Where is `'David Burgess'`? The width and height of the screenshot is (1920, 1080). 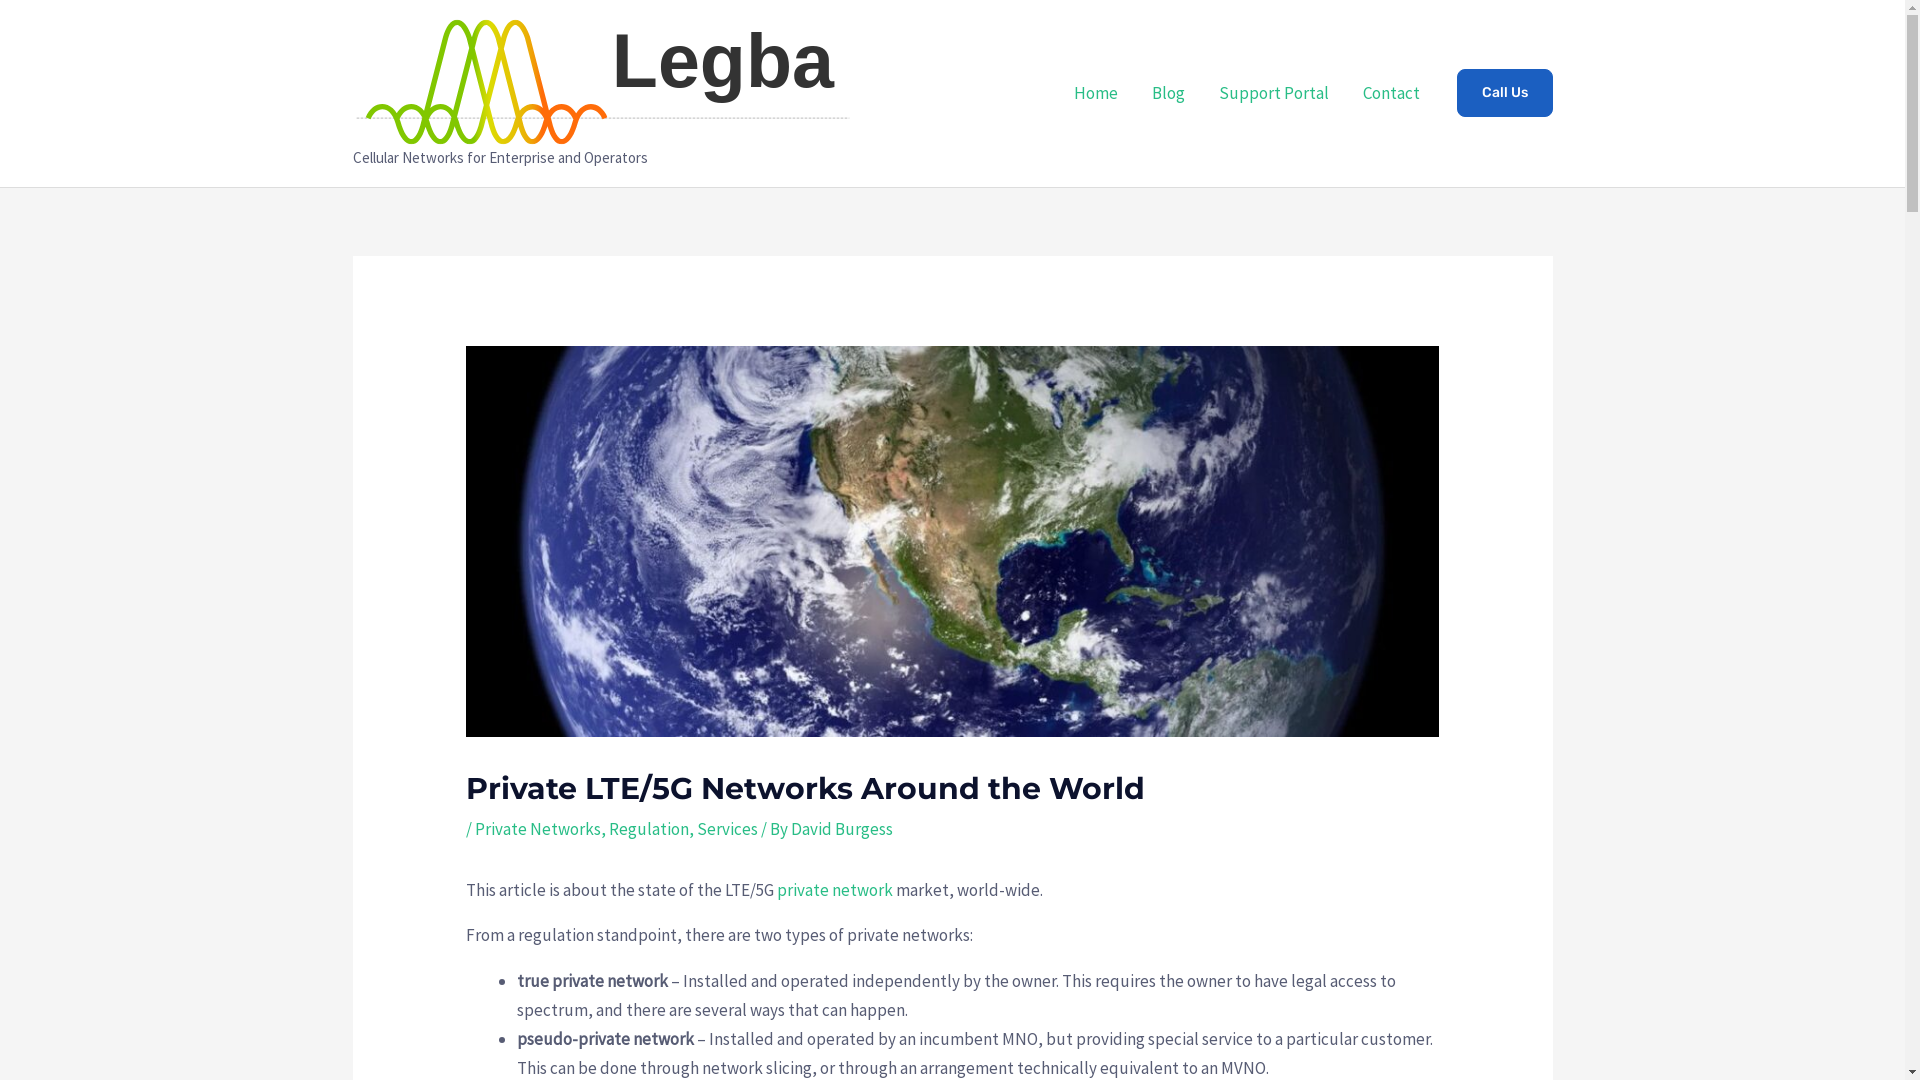 'David Burgess' is located at coordinates (841, 829).